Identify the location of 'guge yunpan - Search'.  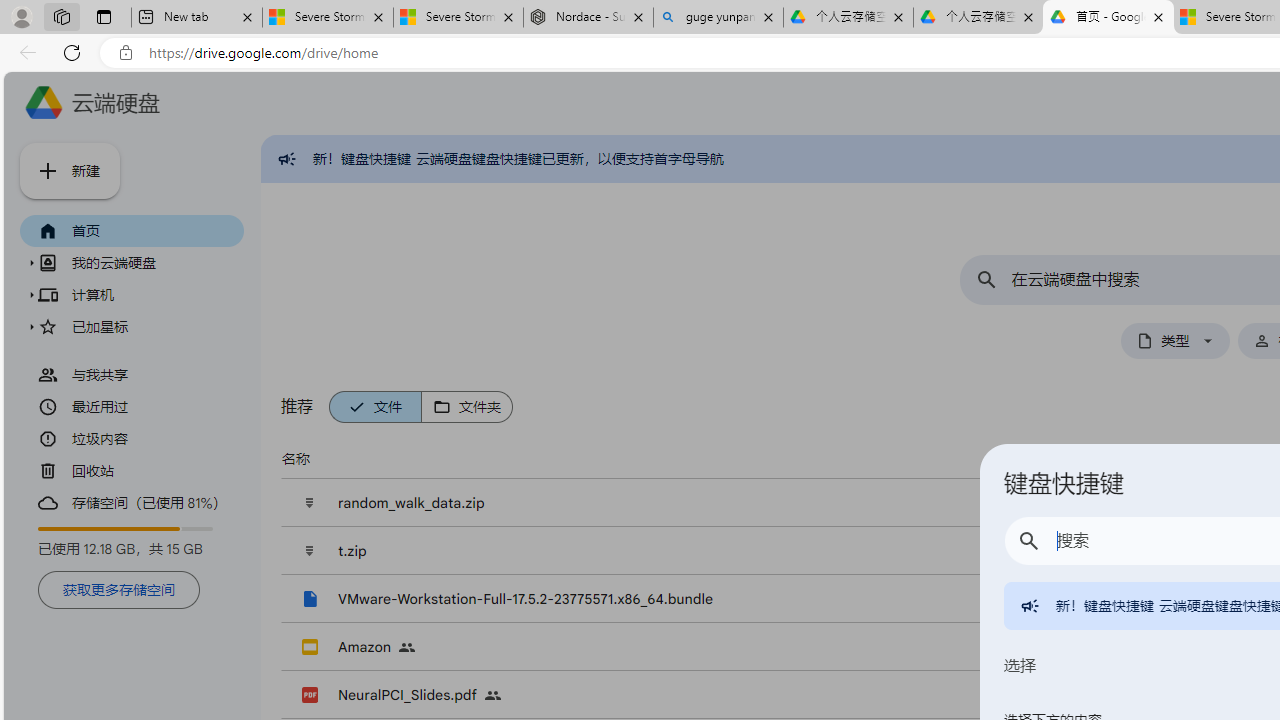
(718, 17).